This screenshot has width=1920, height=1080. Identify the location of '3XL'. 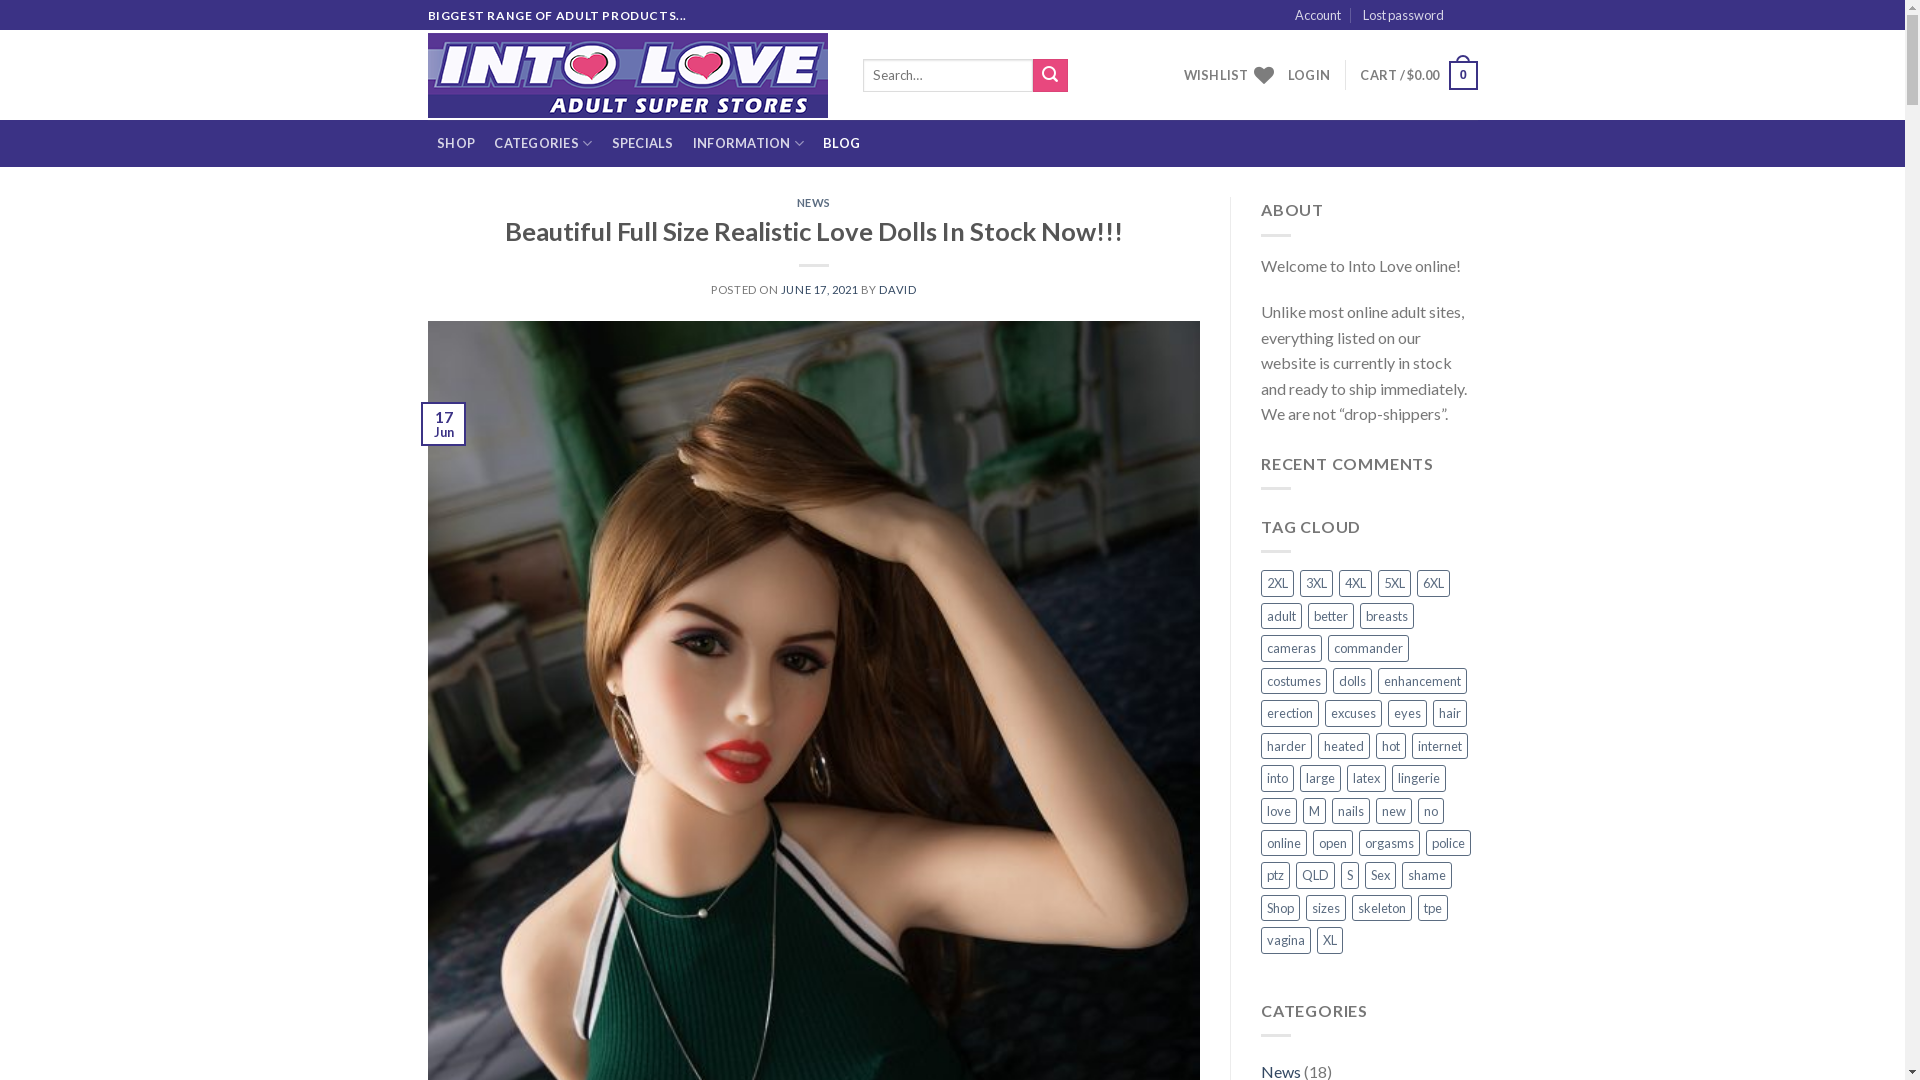
(1316, 582).